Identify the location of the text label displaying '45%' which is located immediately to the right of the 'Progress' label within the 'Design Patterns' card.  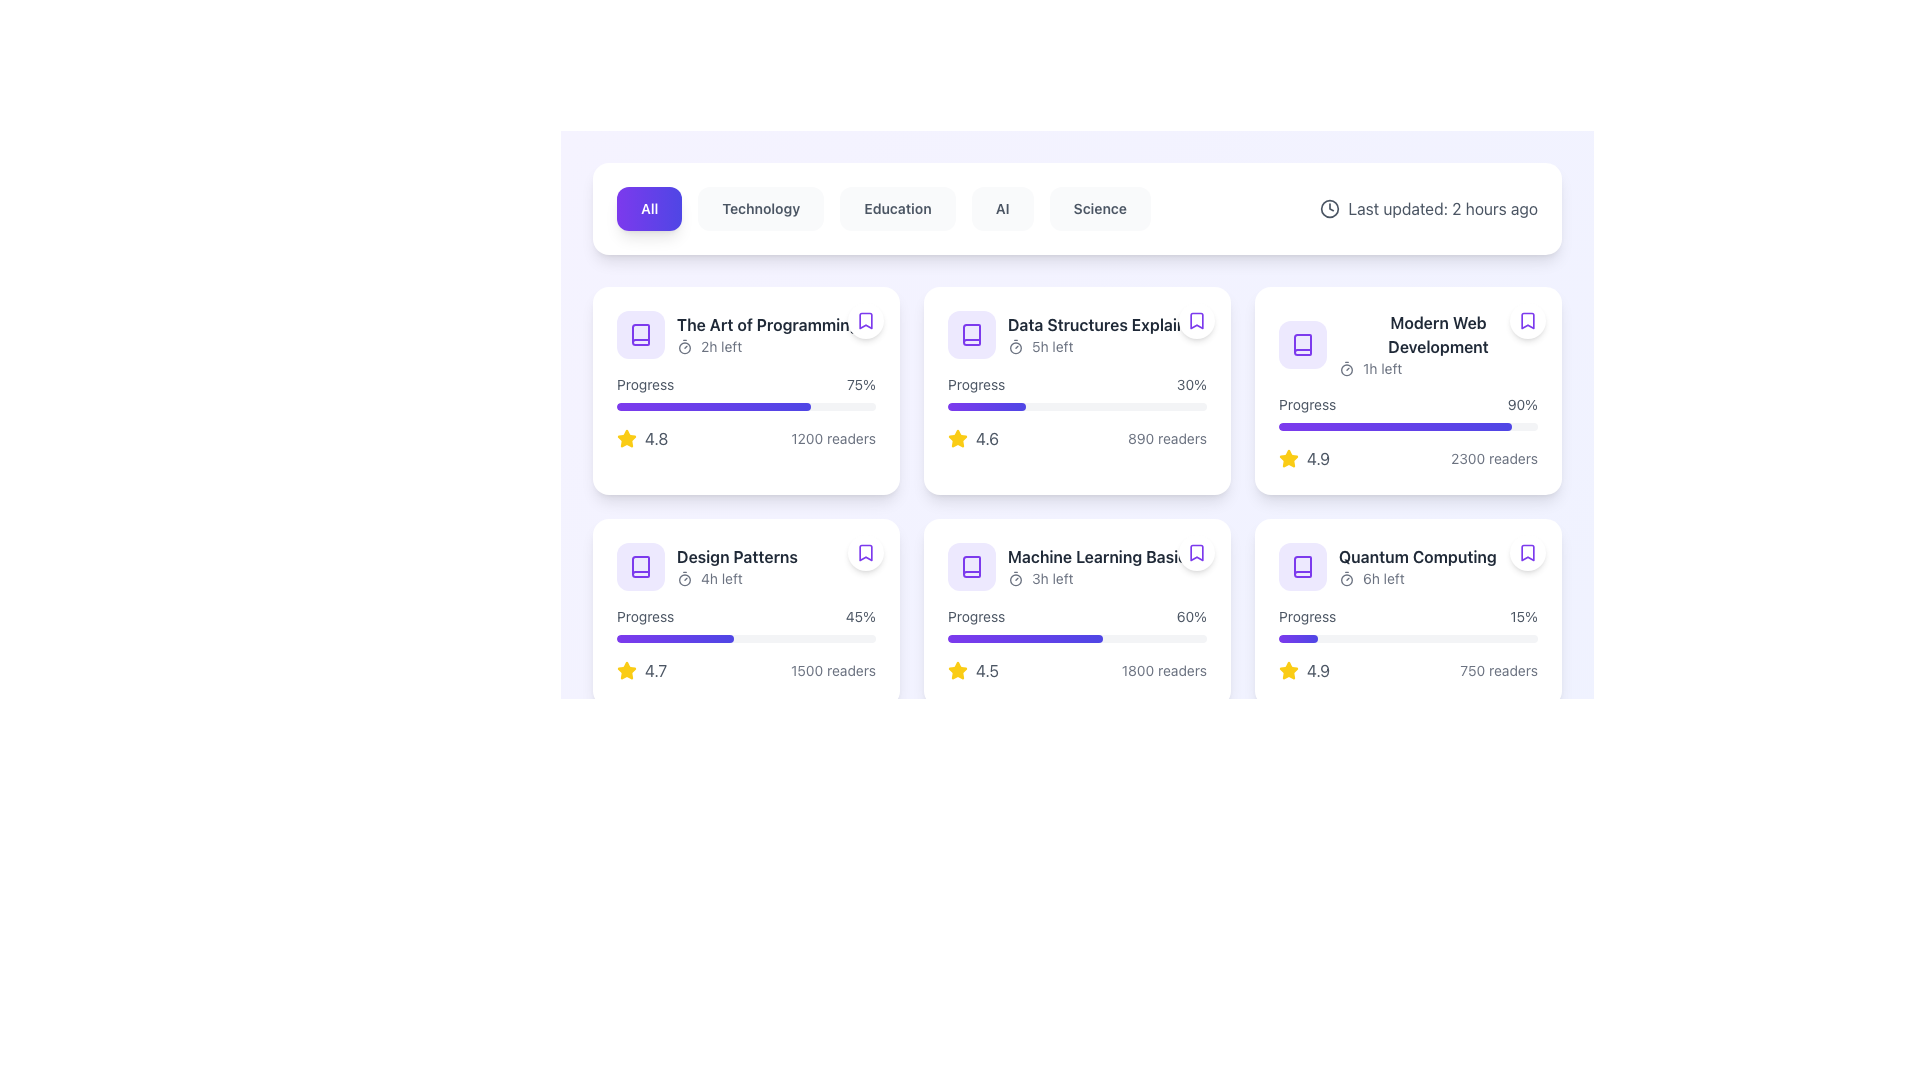
(860, 616).